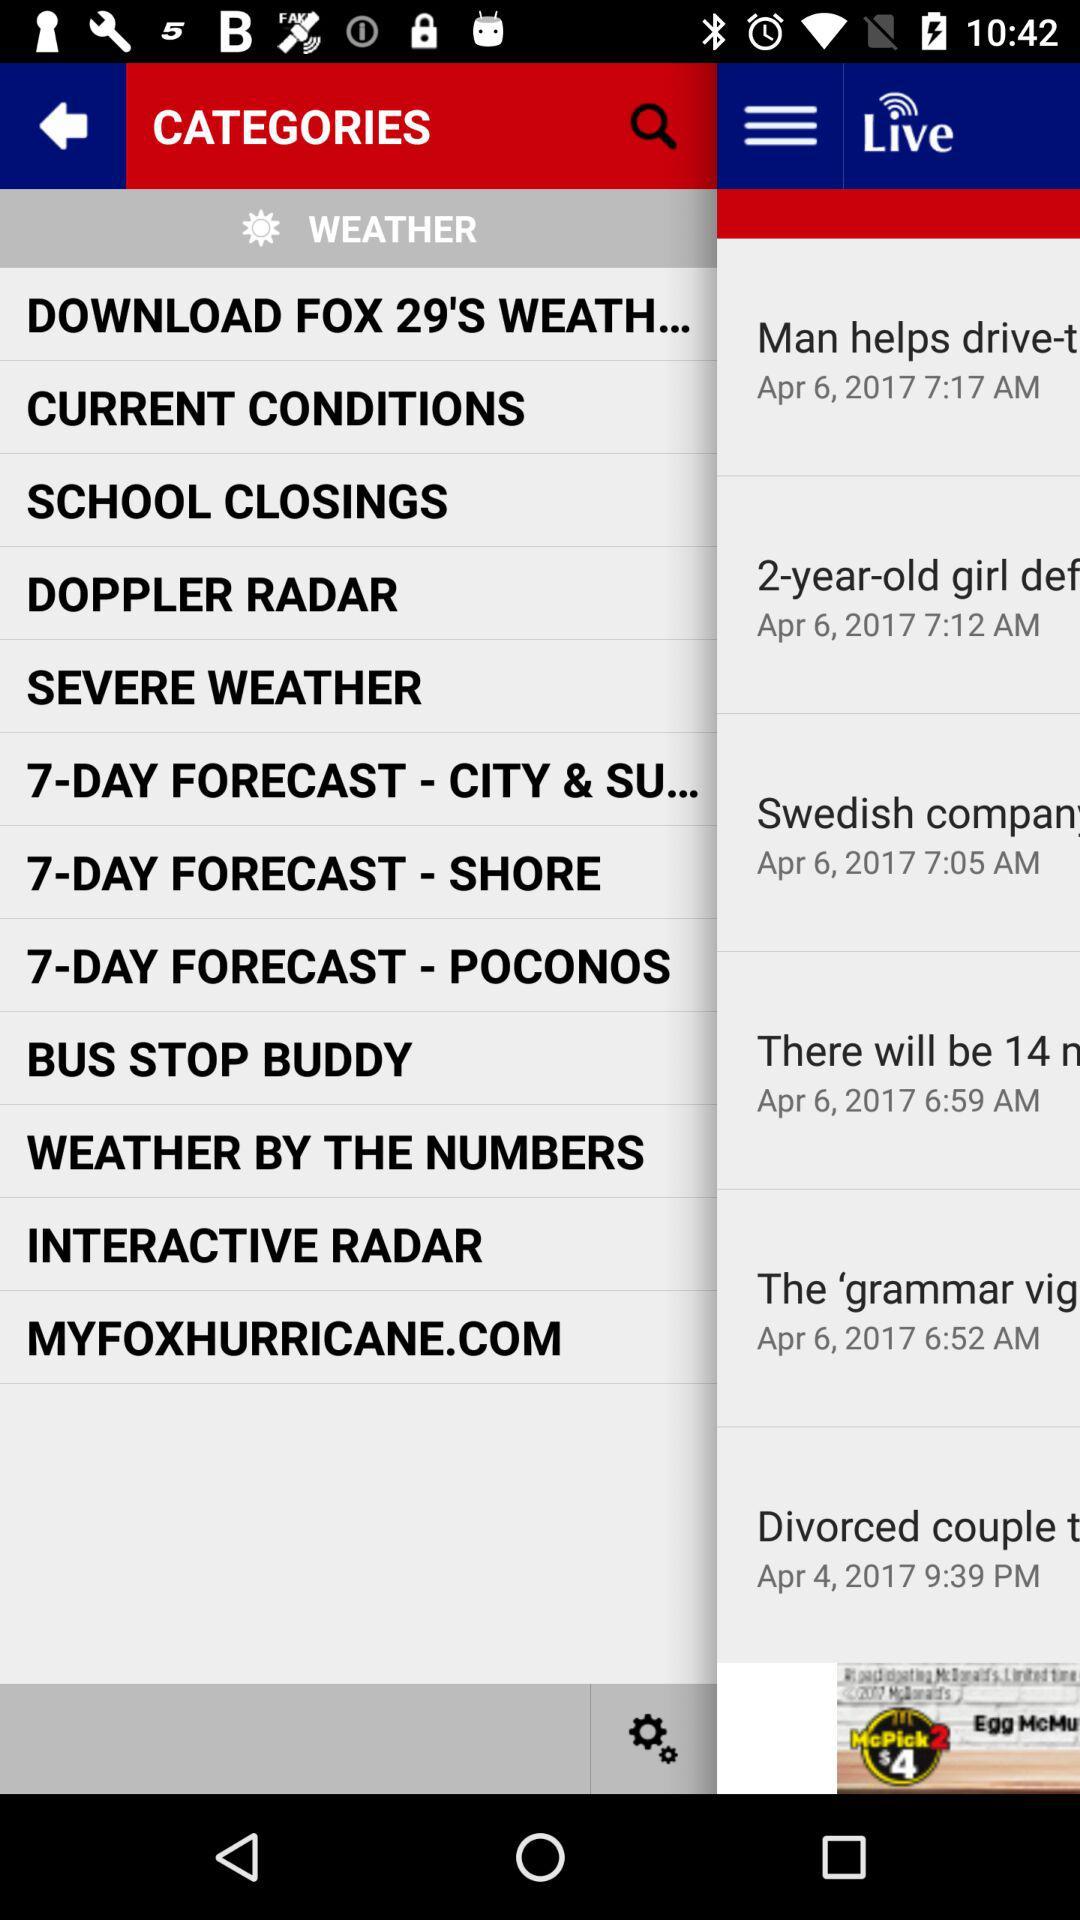 Image resolution: width=1080 pixels, height=1920 pixels. I want to click on item above the divorced couple takes icon, so click(897, 1425).